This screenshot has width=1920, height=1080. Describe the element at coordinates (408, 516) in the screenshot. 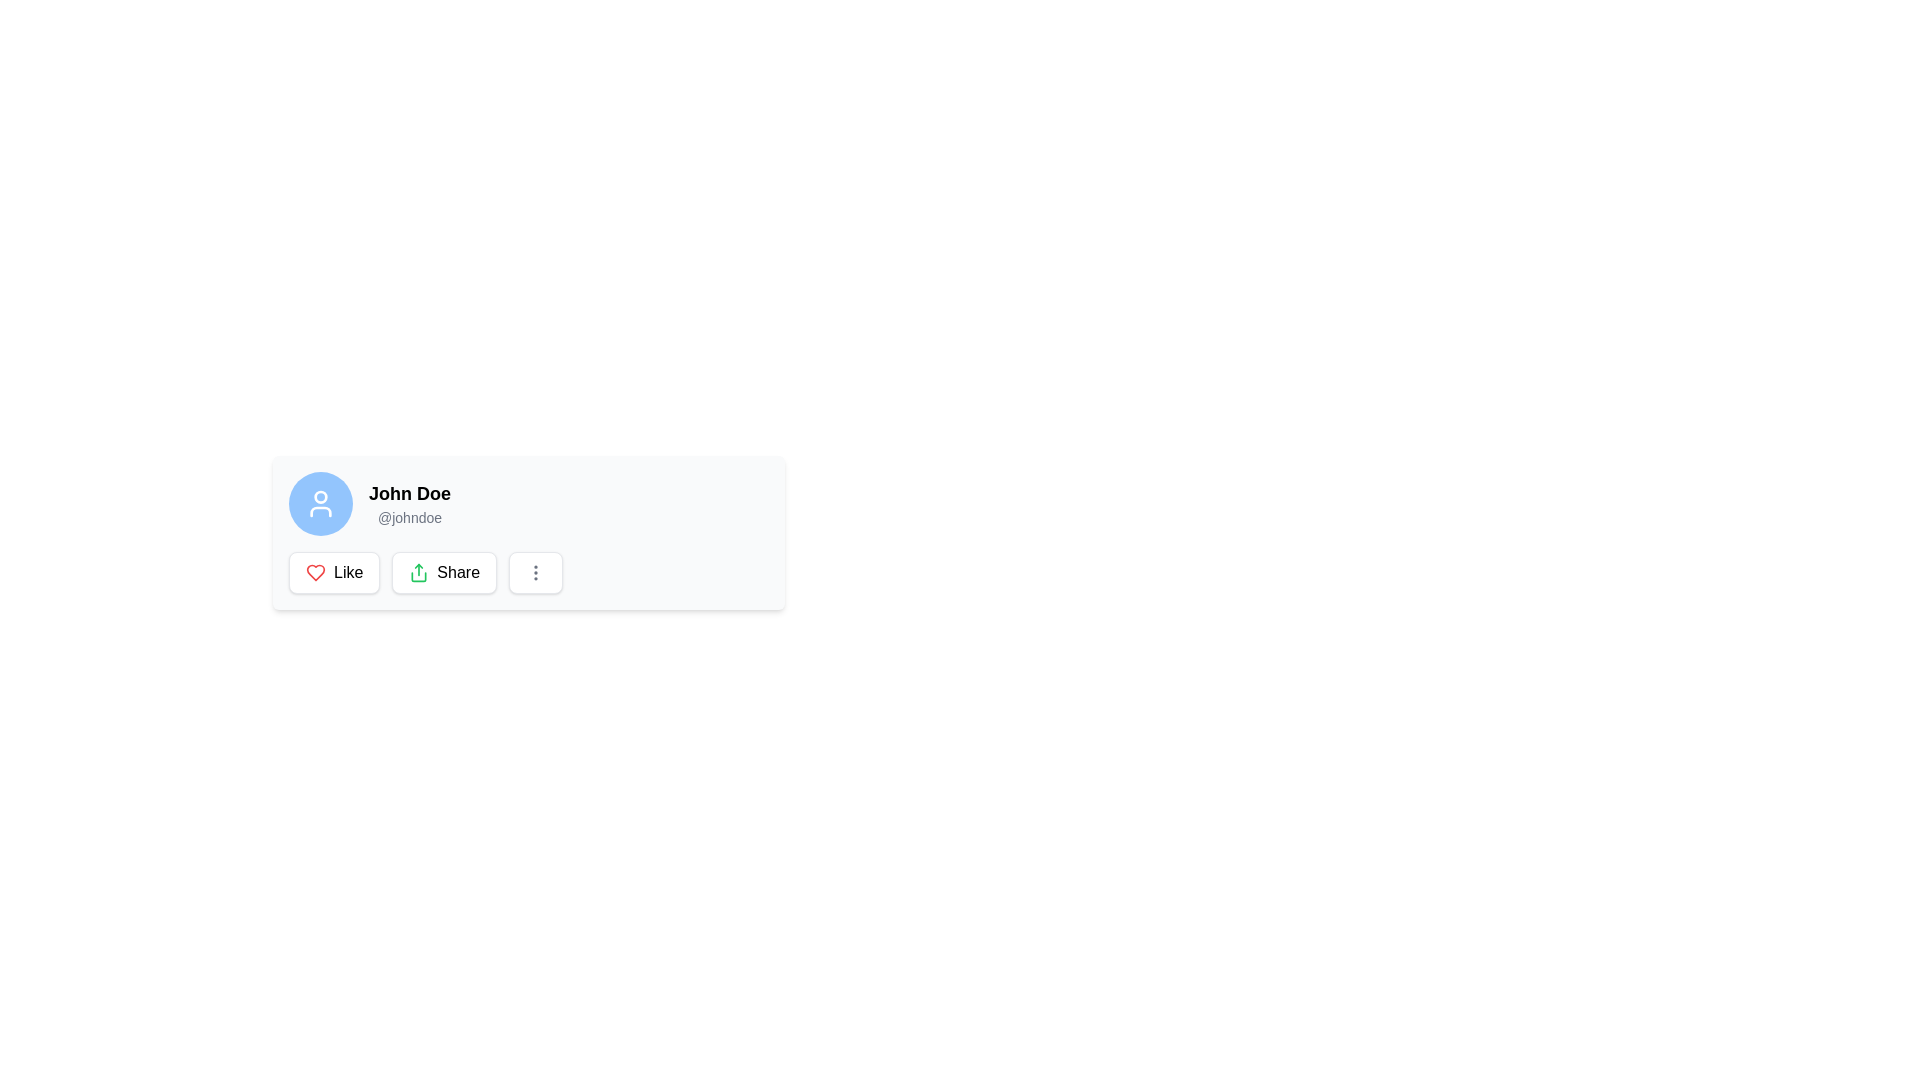

I see `the static text element that displays the user's handle or username, positioned below the bold-styled name 'John Doe'` at that location.